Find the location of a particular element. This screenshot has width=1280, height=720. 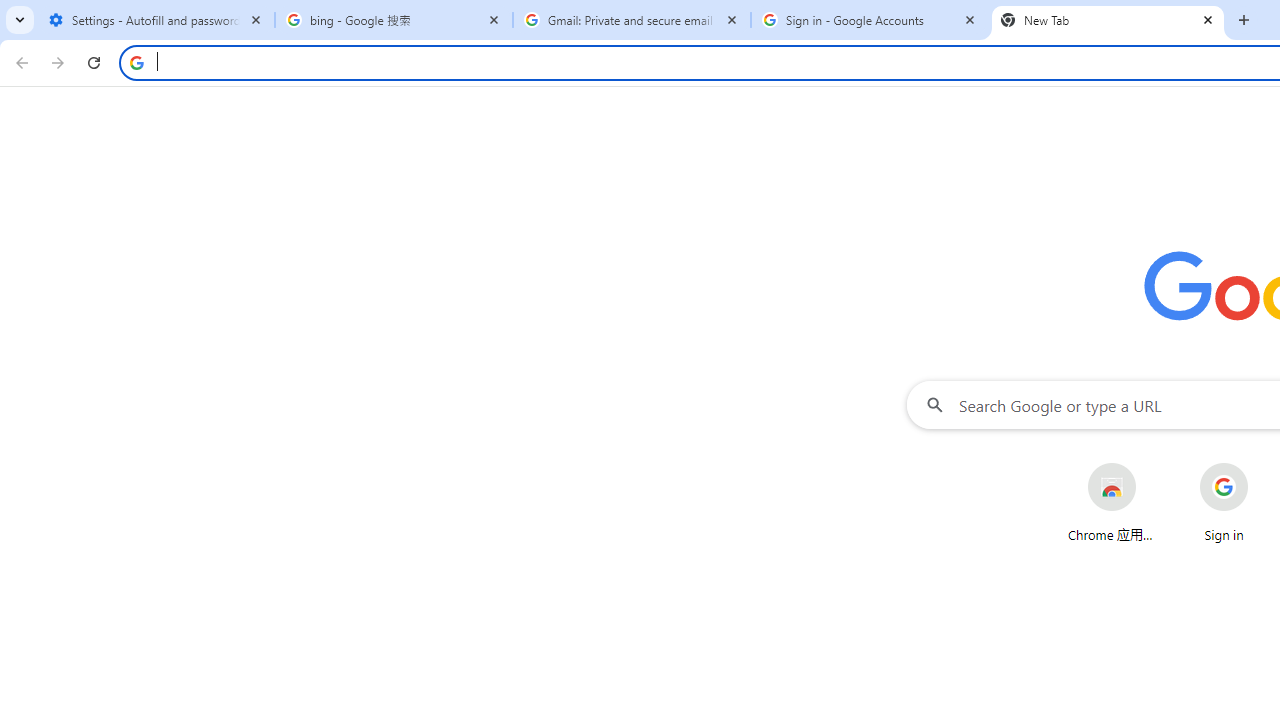

'More actions for Sign in shortcut' is located at coordinates (1263, 464).